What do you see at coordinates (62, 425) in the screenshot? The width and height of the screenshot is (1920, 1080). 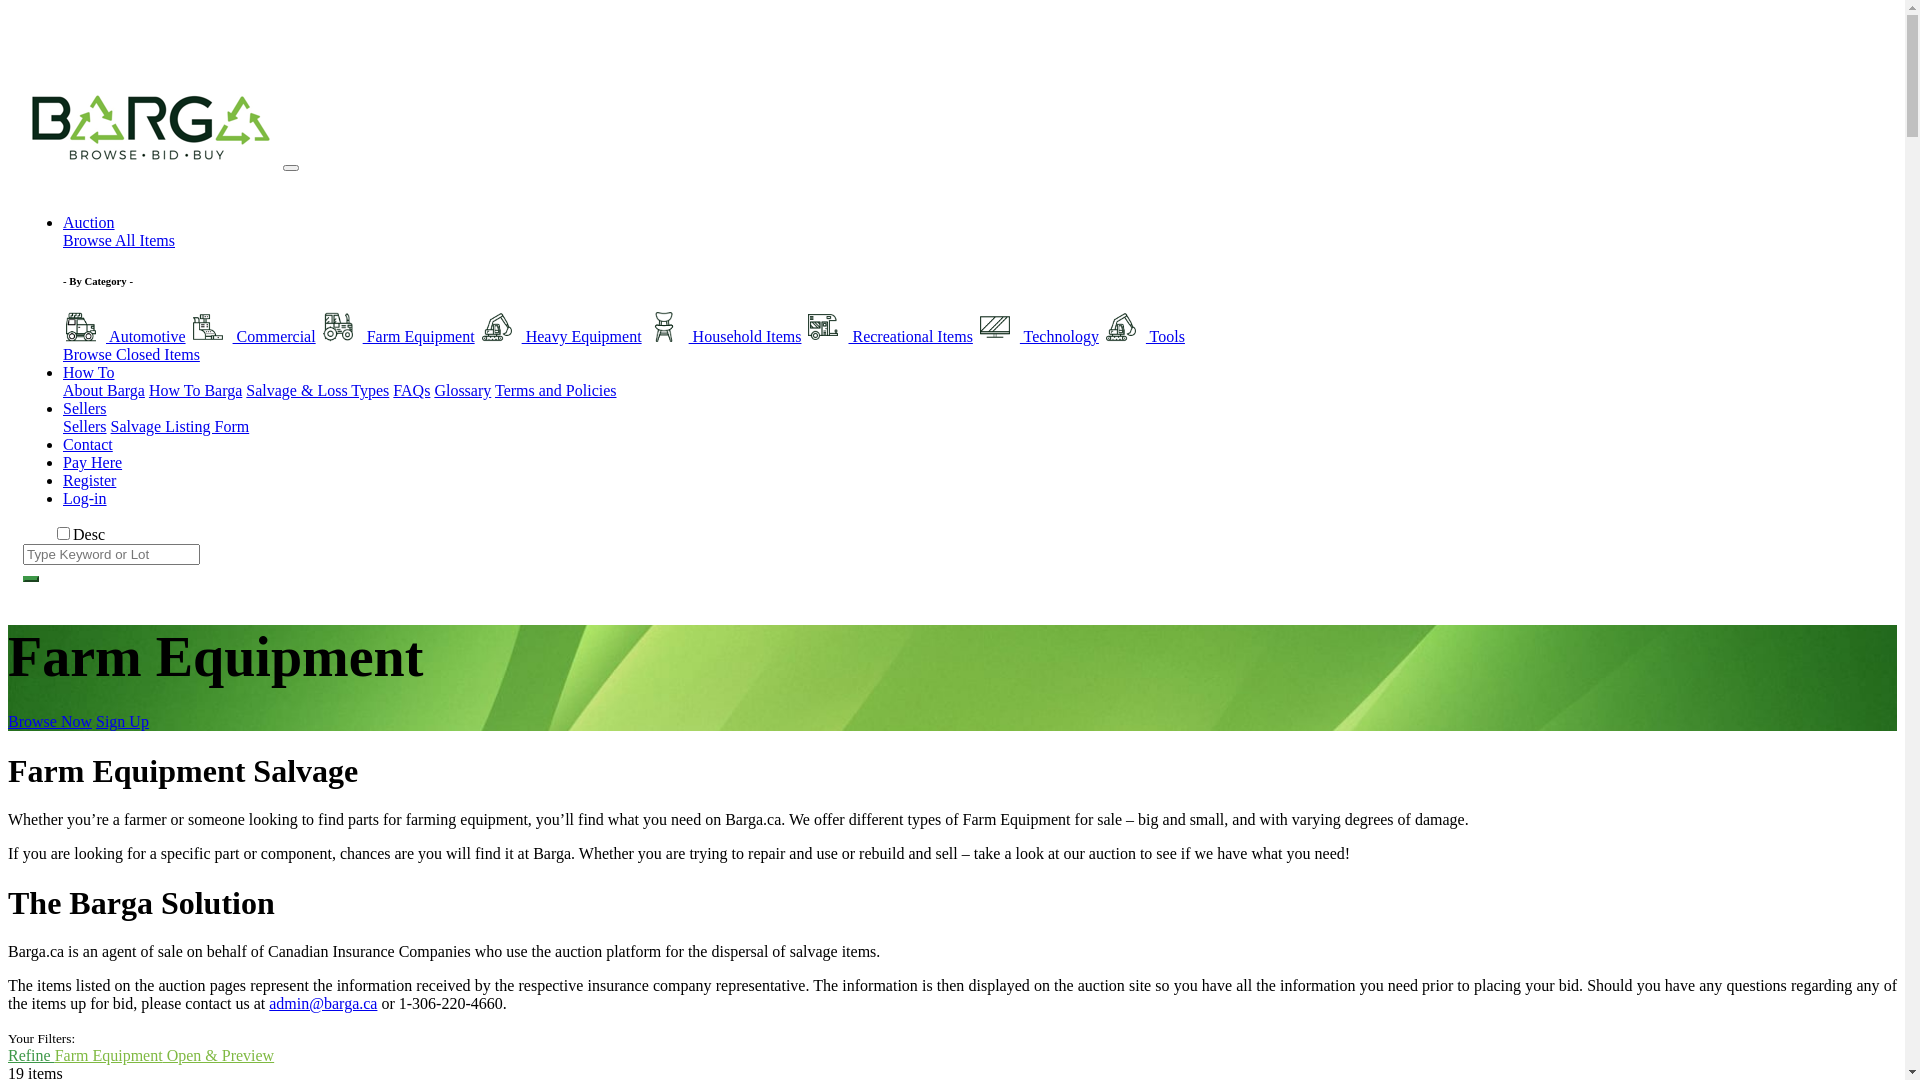 I see `'Sellers'` at bounding box center [62, 425].